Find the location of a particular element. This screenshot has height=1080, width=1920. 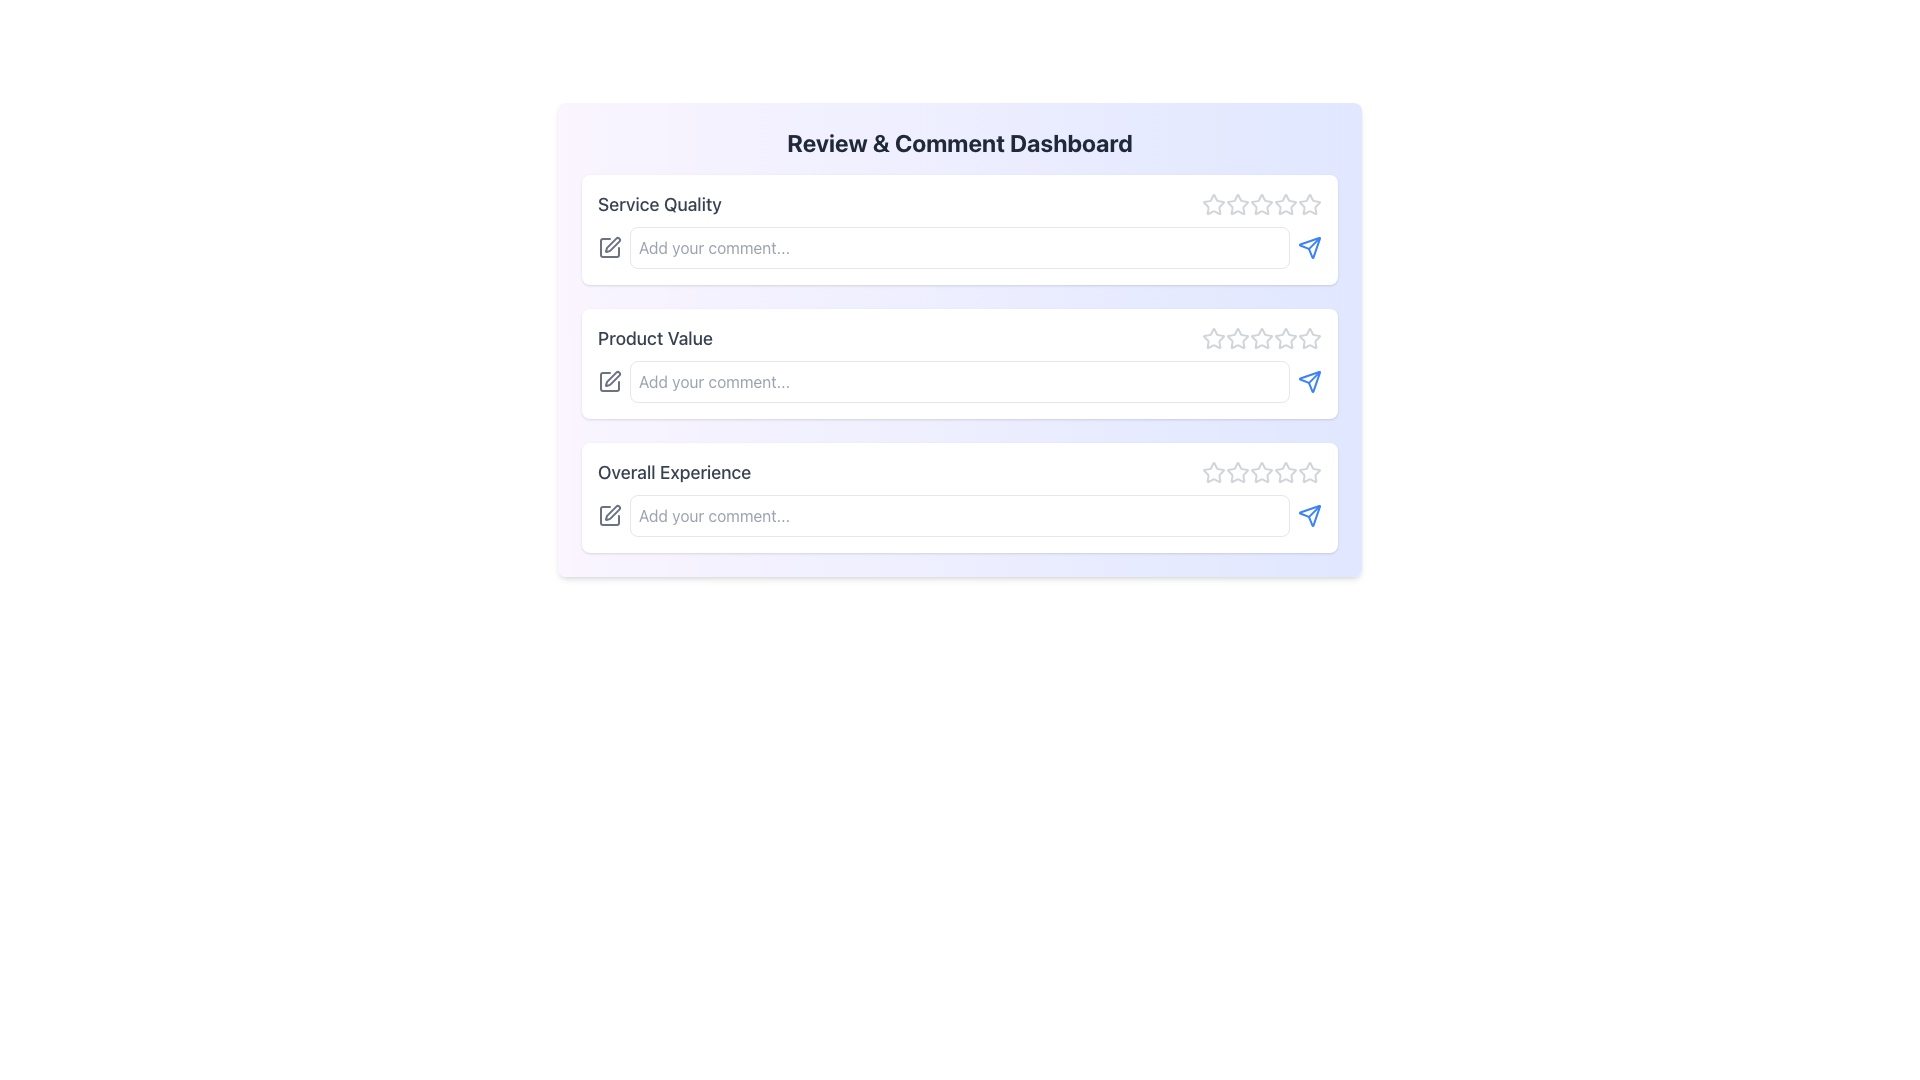

the fourth star icon in the 'Overall Experience' section is located at coordinates (1261, 473).